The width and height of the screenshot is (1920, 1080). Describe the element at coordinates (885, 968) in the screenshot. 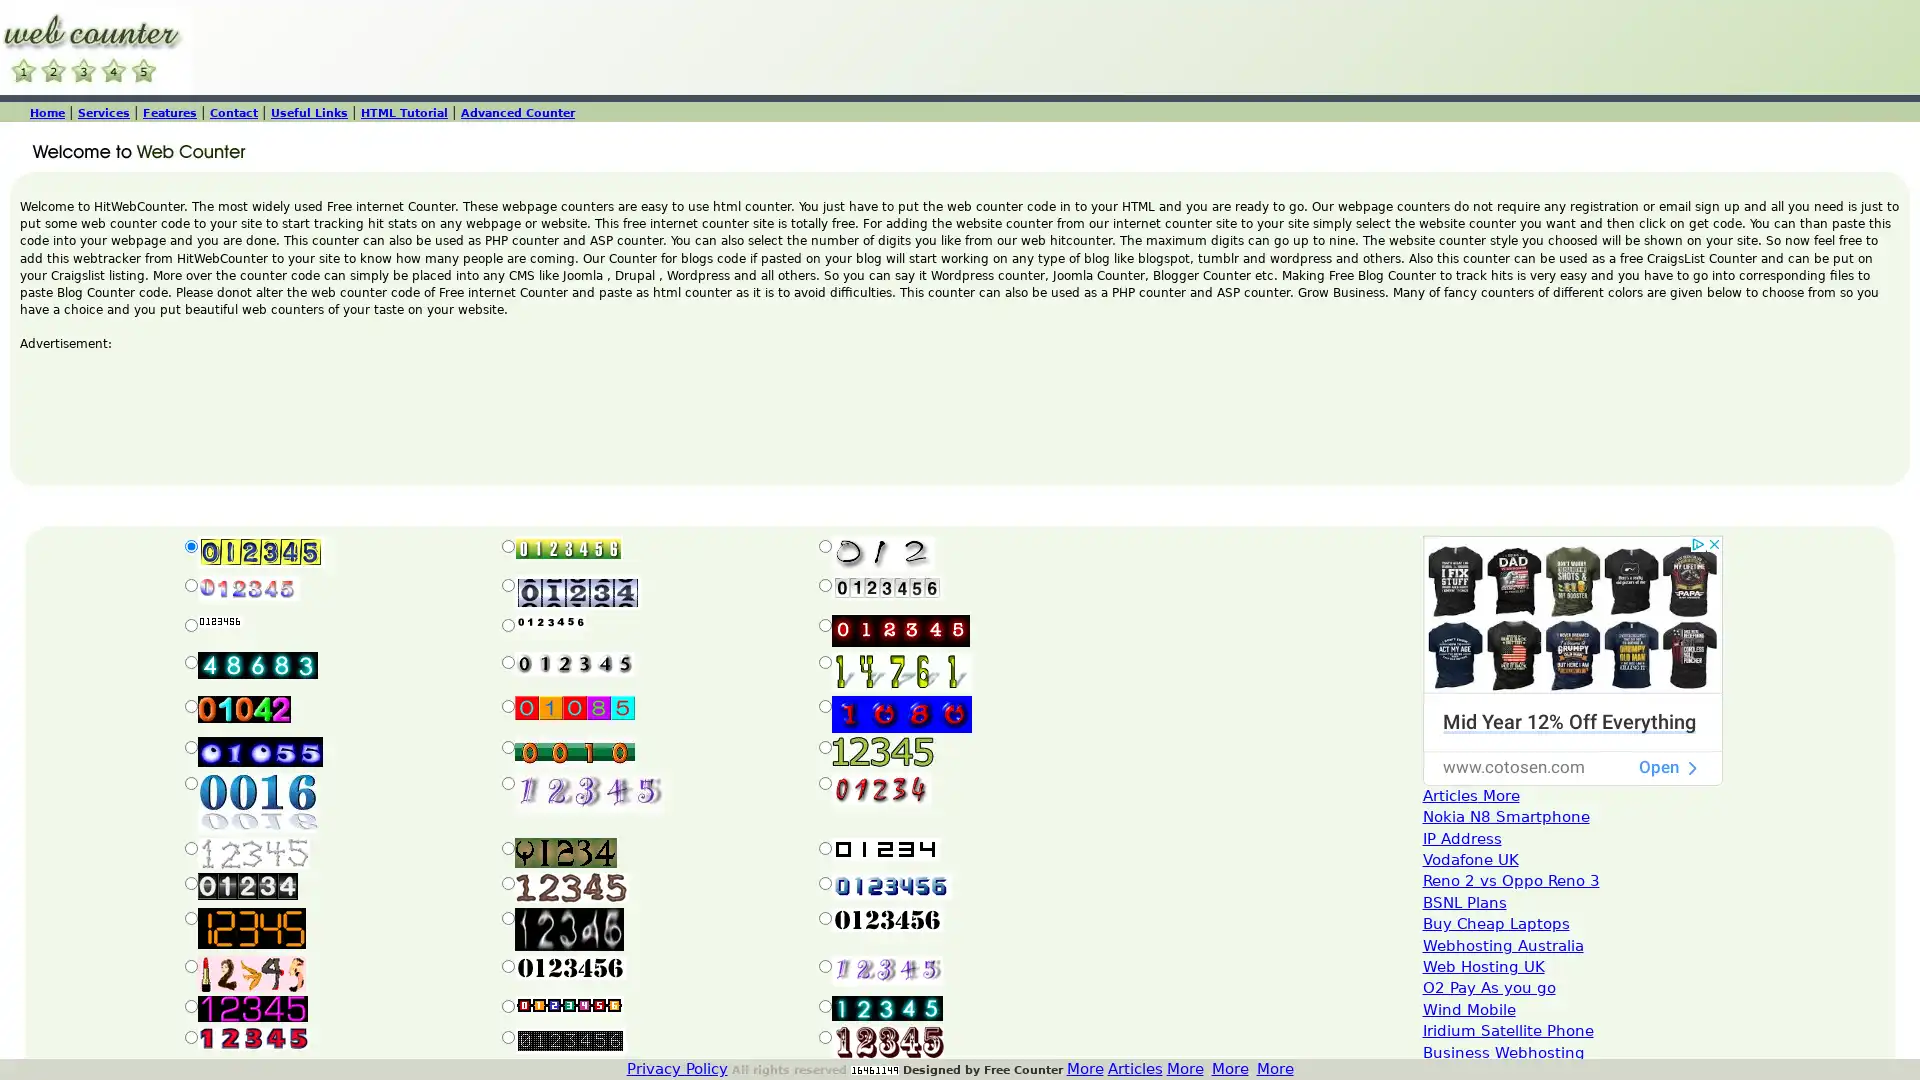

I see `Submit` at that location.